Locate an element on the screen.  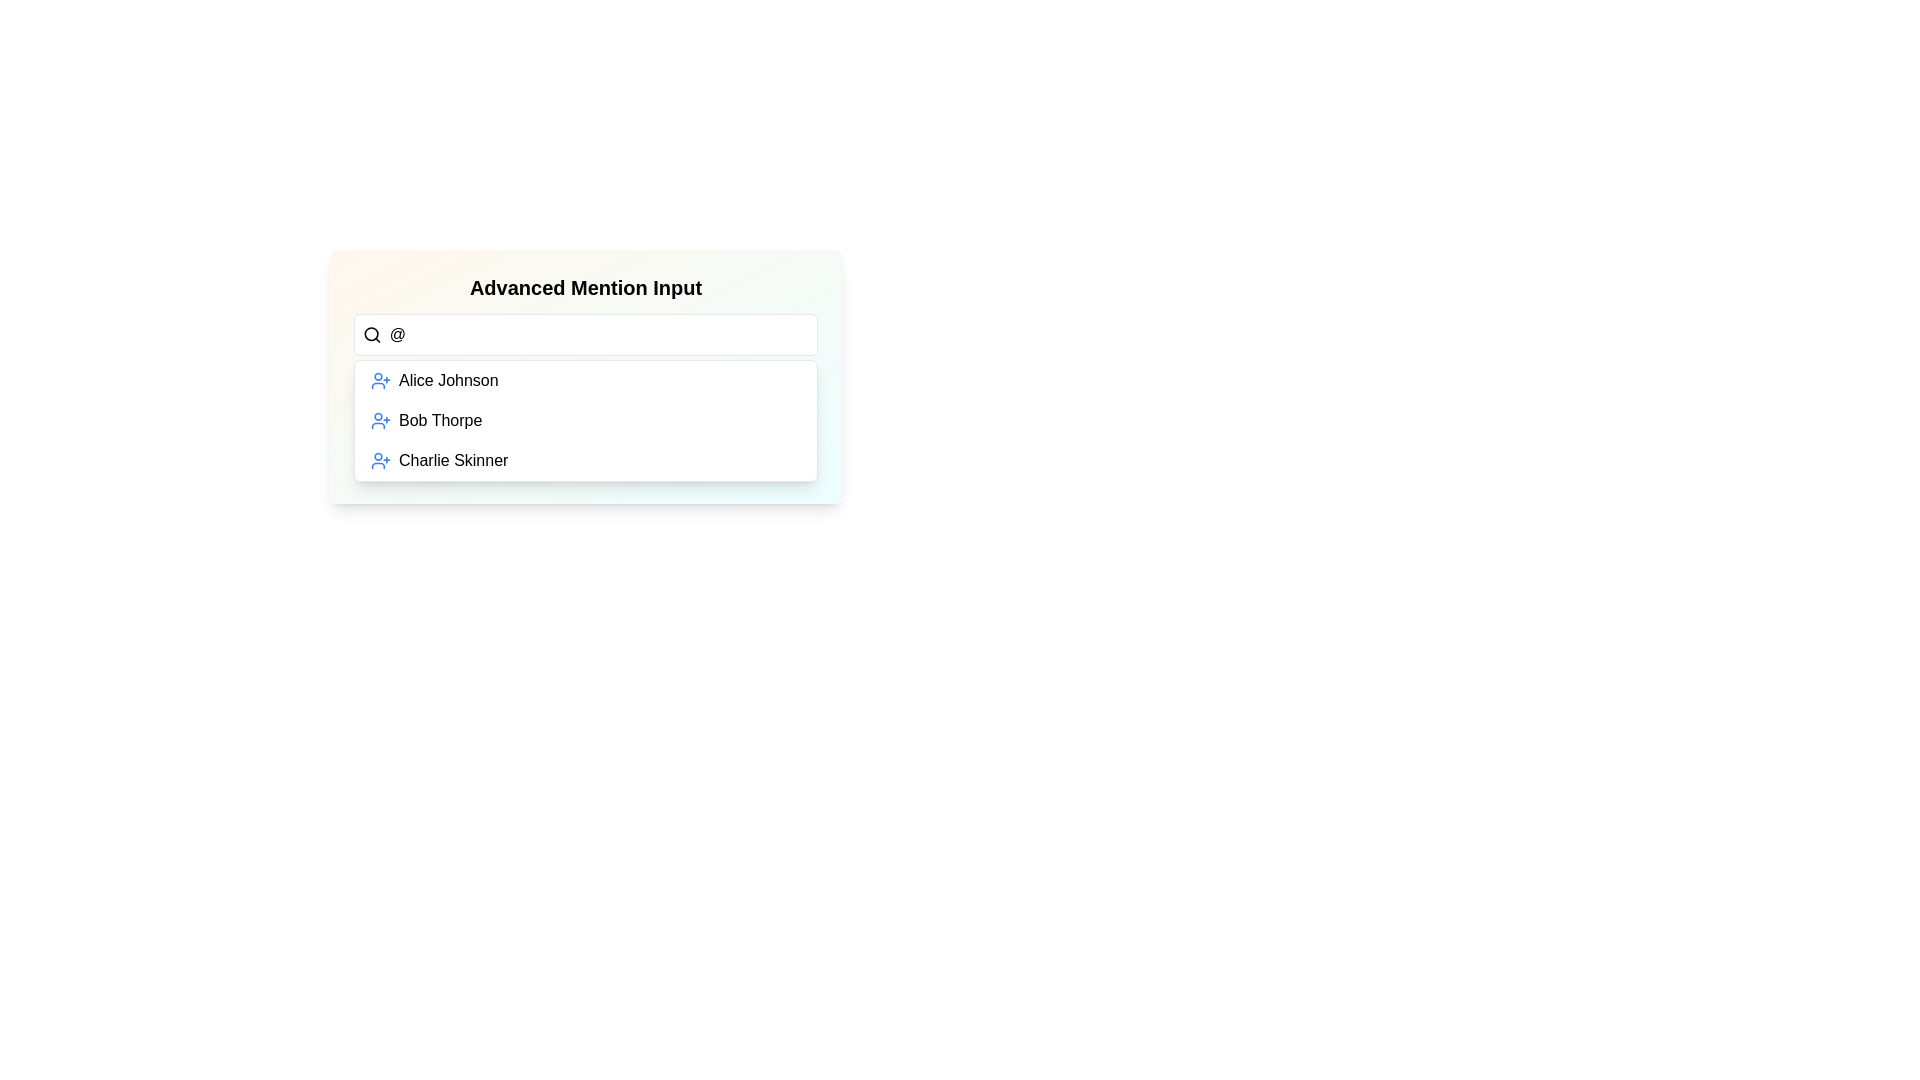
the blue '+' icon associated with 'Charlie Skinner' in the list item, positioned at the bottom of the menu interface is located at coordinates (380, 461).